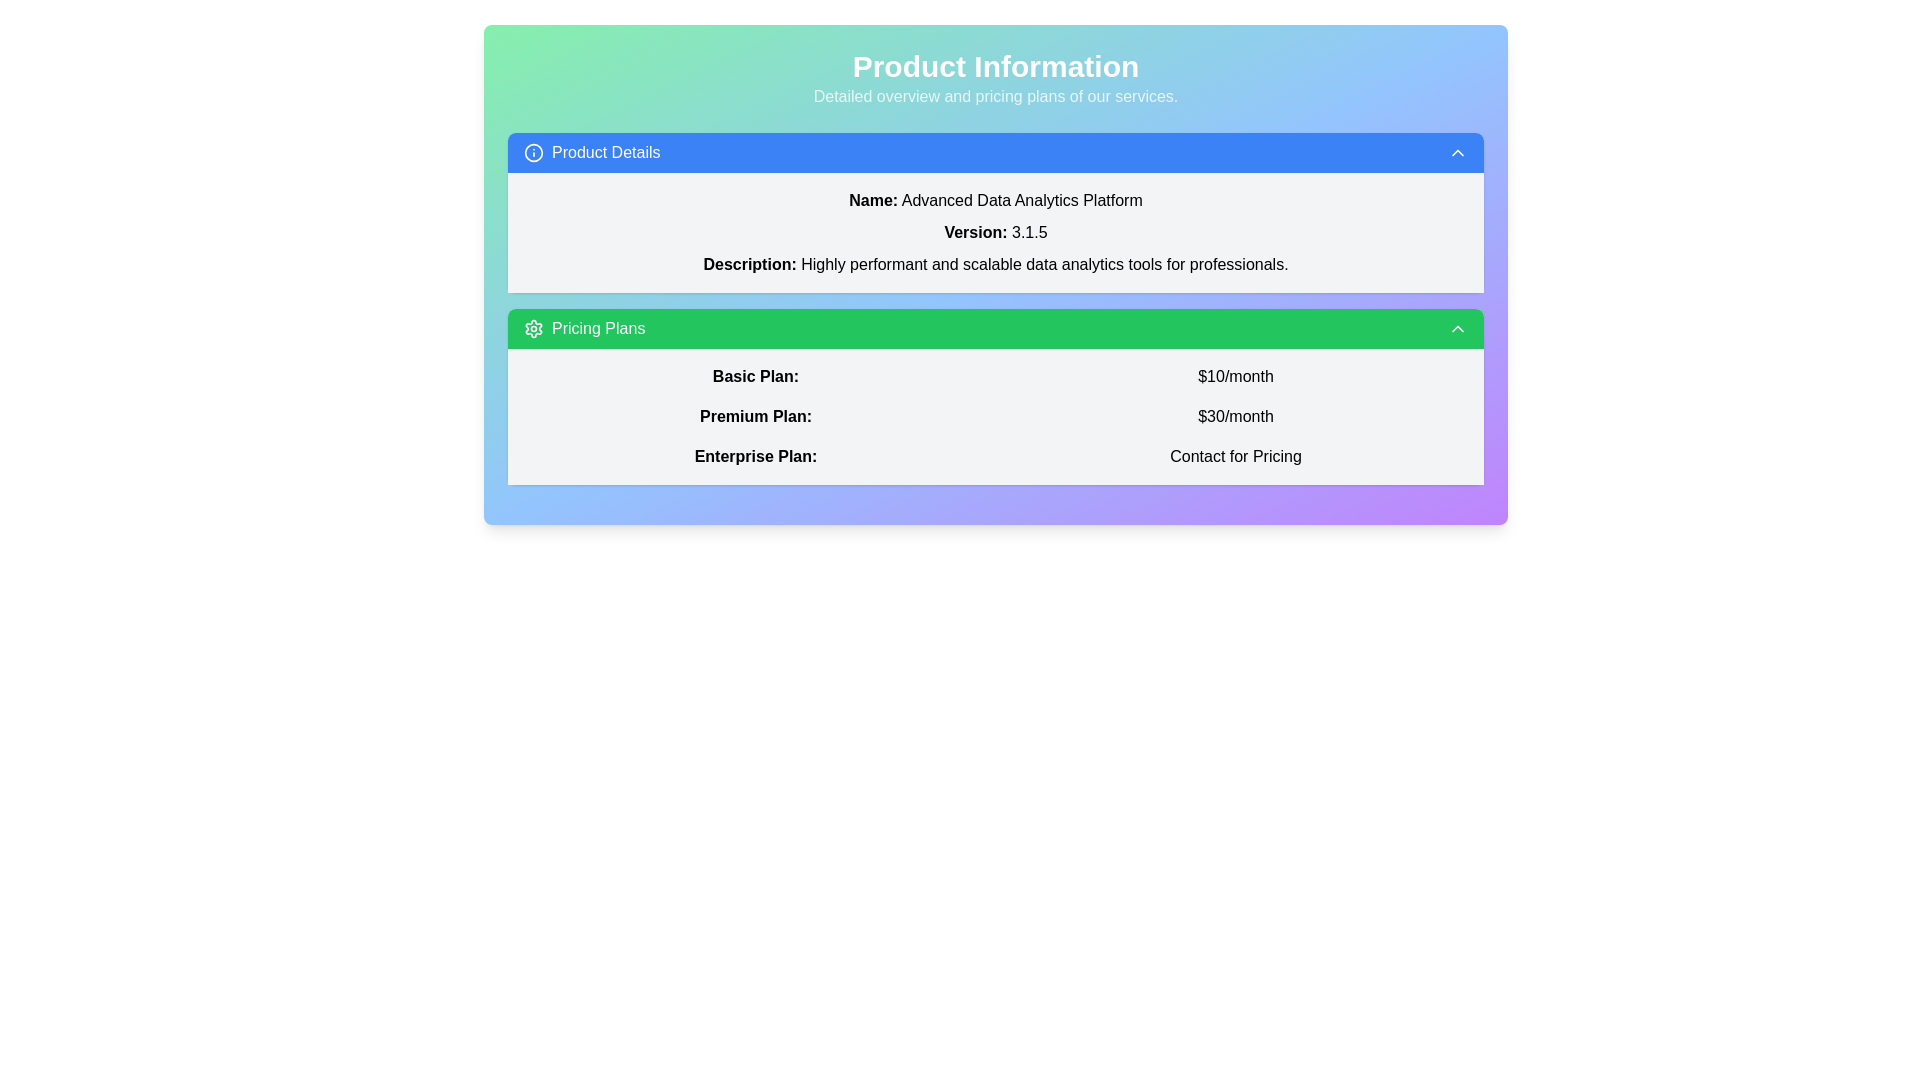 The image size is (1920, 1080). Describe the element at coordinates (1235, 415) in the screenshot. I see `text element displaying the subscription cost for the Premium Plan, which is styled as bold black text reading '$30/month', located in the second row of the pricing table aligned with 'Premium Plan:'` at that location.